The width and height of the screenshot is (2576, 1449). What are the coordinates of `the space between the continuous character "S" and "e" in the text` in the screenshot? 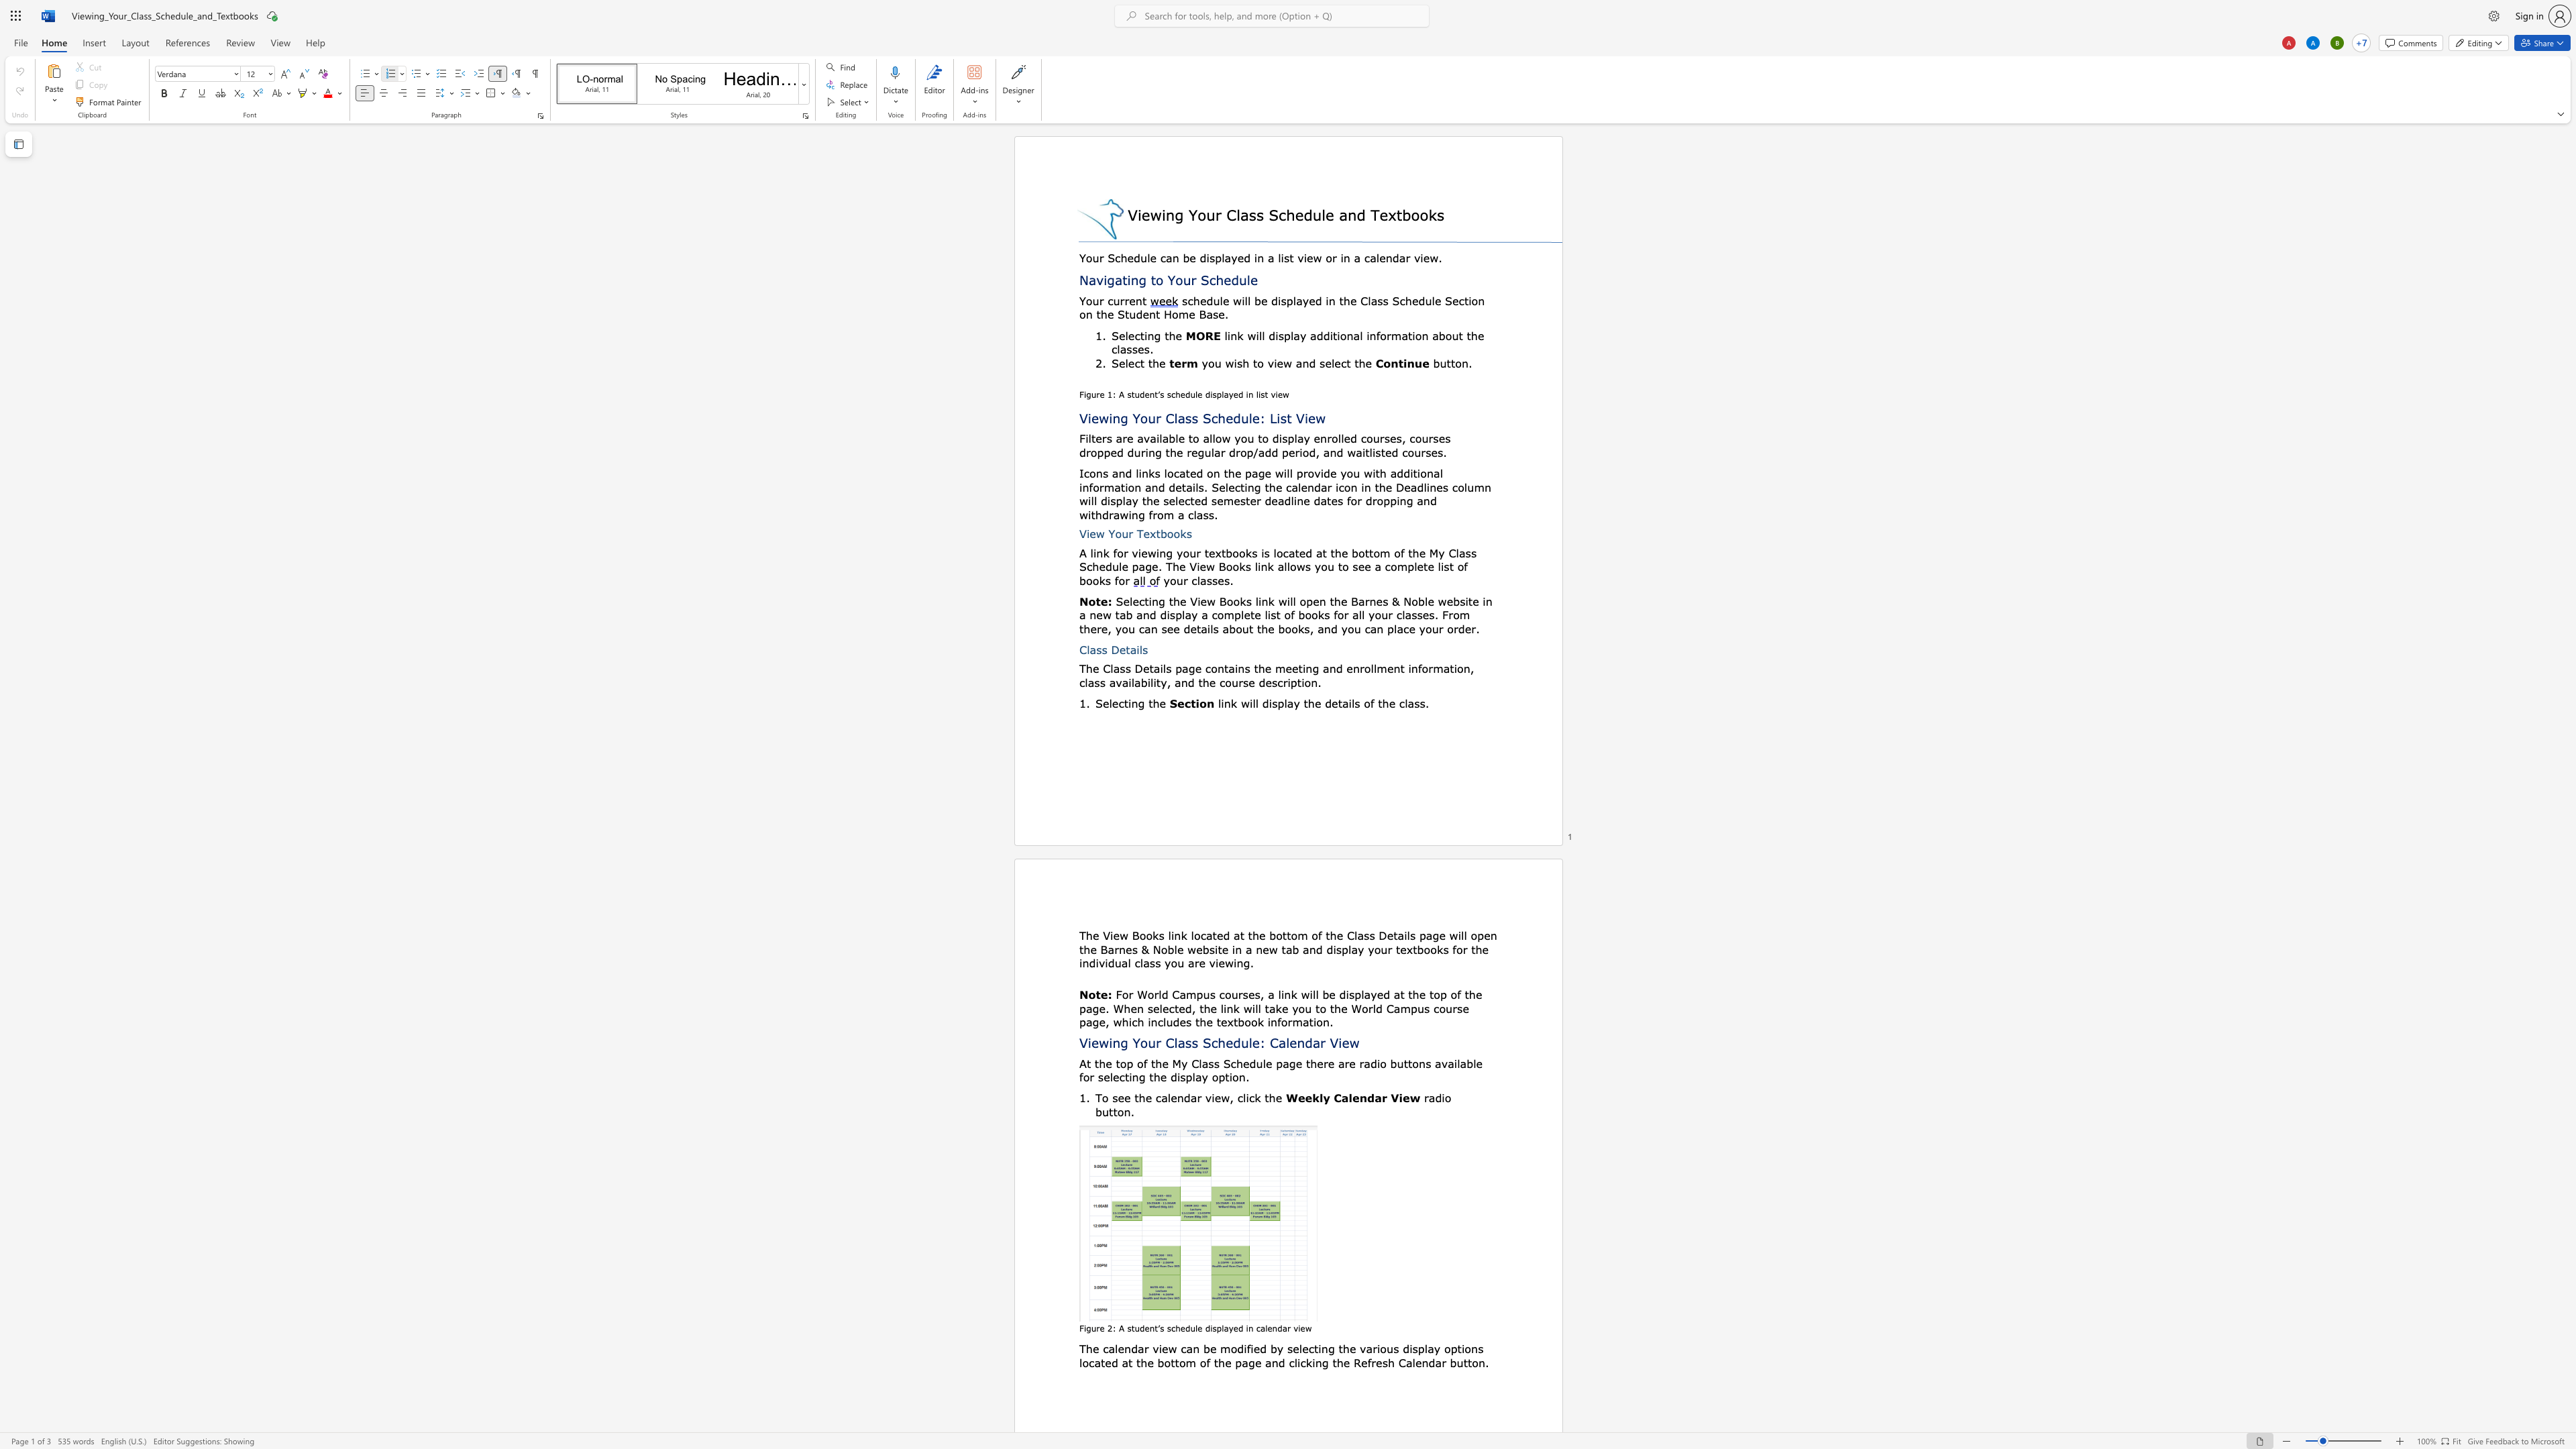 It's located at (1118, 362).